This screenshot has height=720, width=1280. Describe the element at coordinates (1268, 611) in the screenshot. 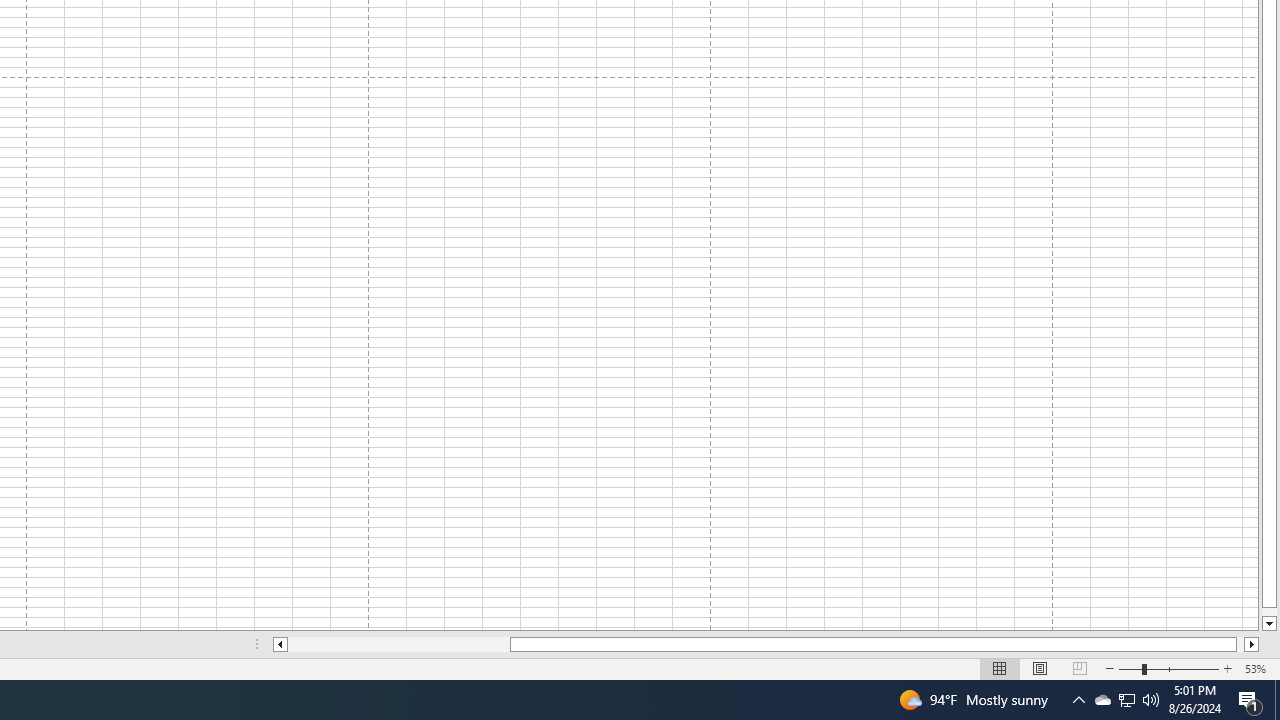

I see `'Page down'` at that location.